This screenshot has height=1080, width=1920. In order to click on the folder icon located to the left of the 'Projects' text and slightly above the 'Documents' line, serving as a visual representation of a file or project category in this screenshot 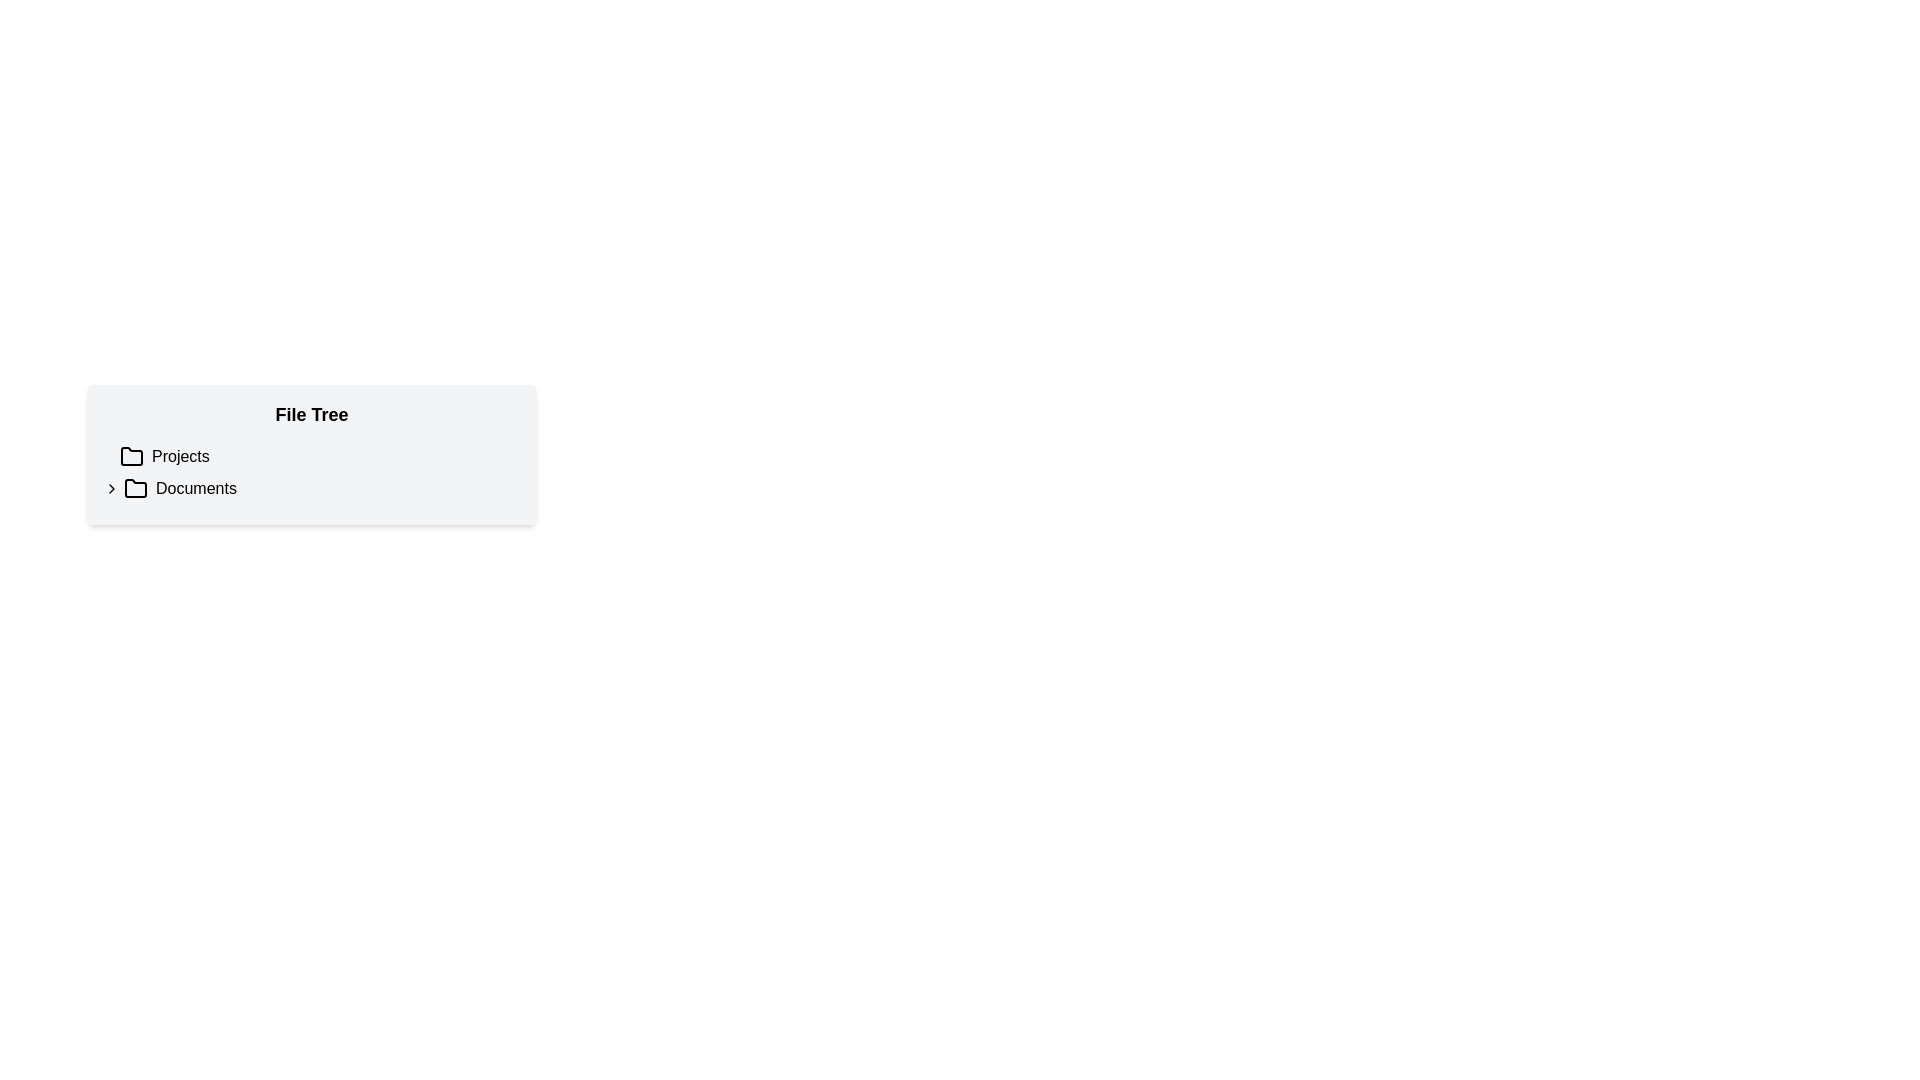, I will do `click(131, 456)`.